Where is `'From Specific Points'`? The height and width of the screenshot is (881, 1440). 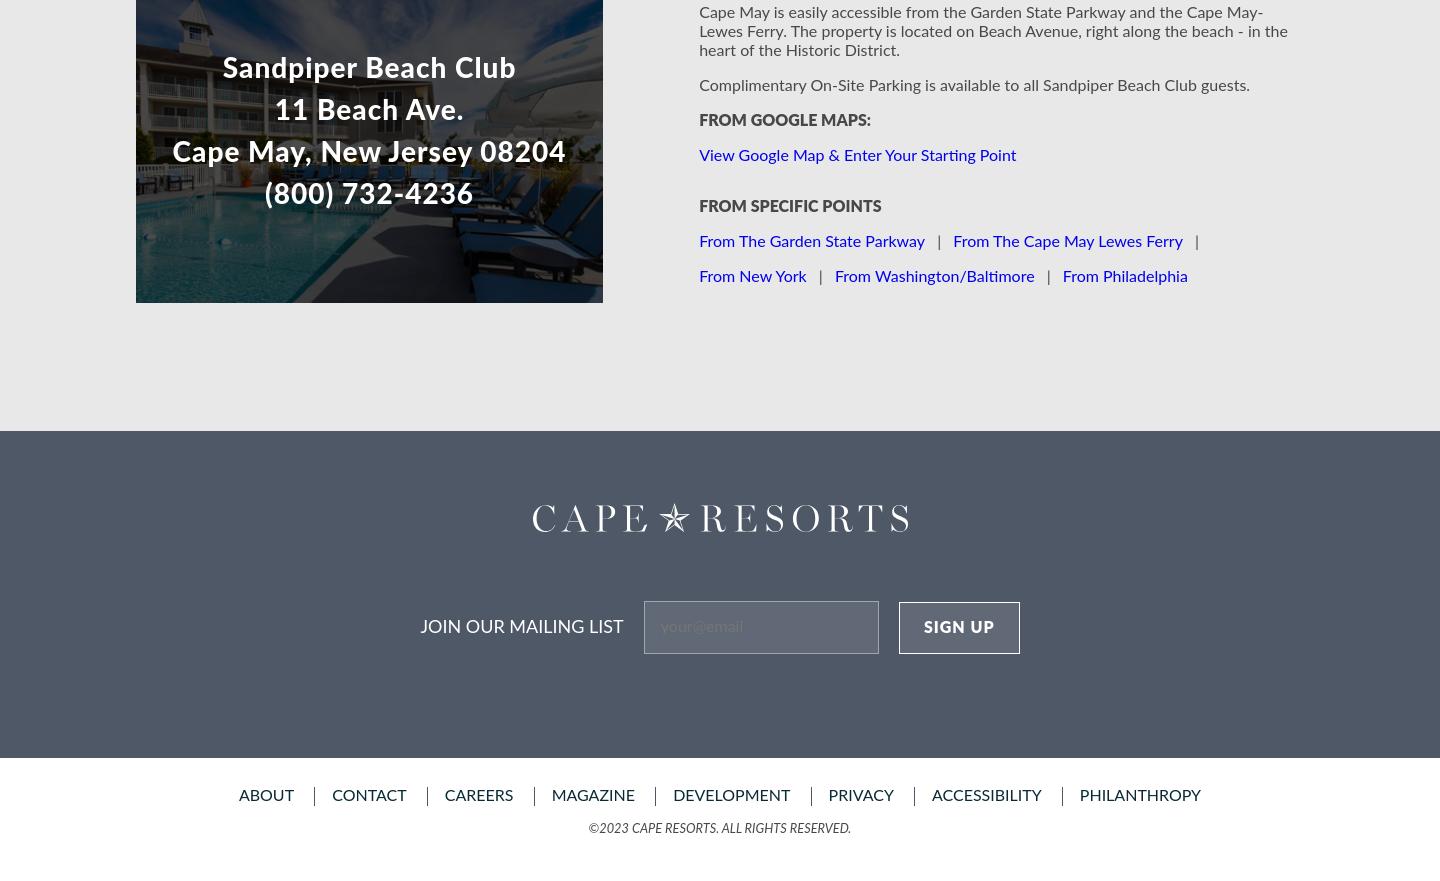
'From Specific Points' is located at coordinates (789, 206).